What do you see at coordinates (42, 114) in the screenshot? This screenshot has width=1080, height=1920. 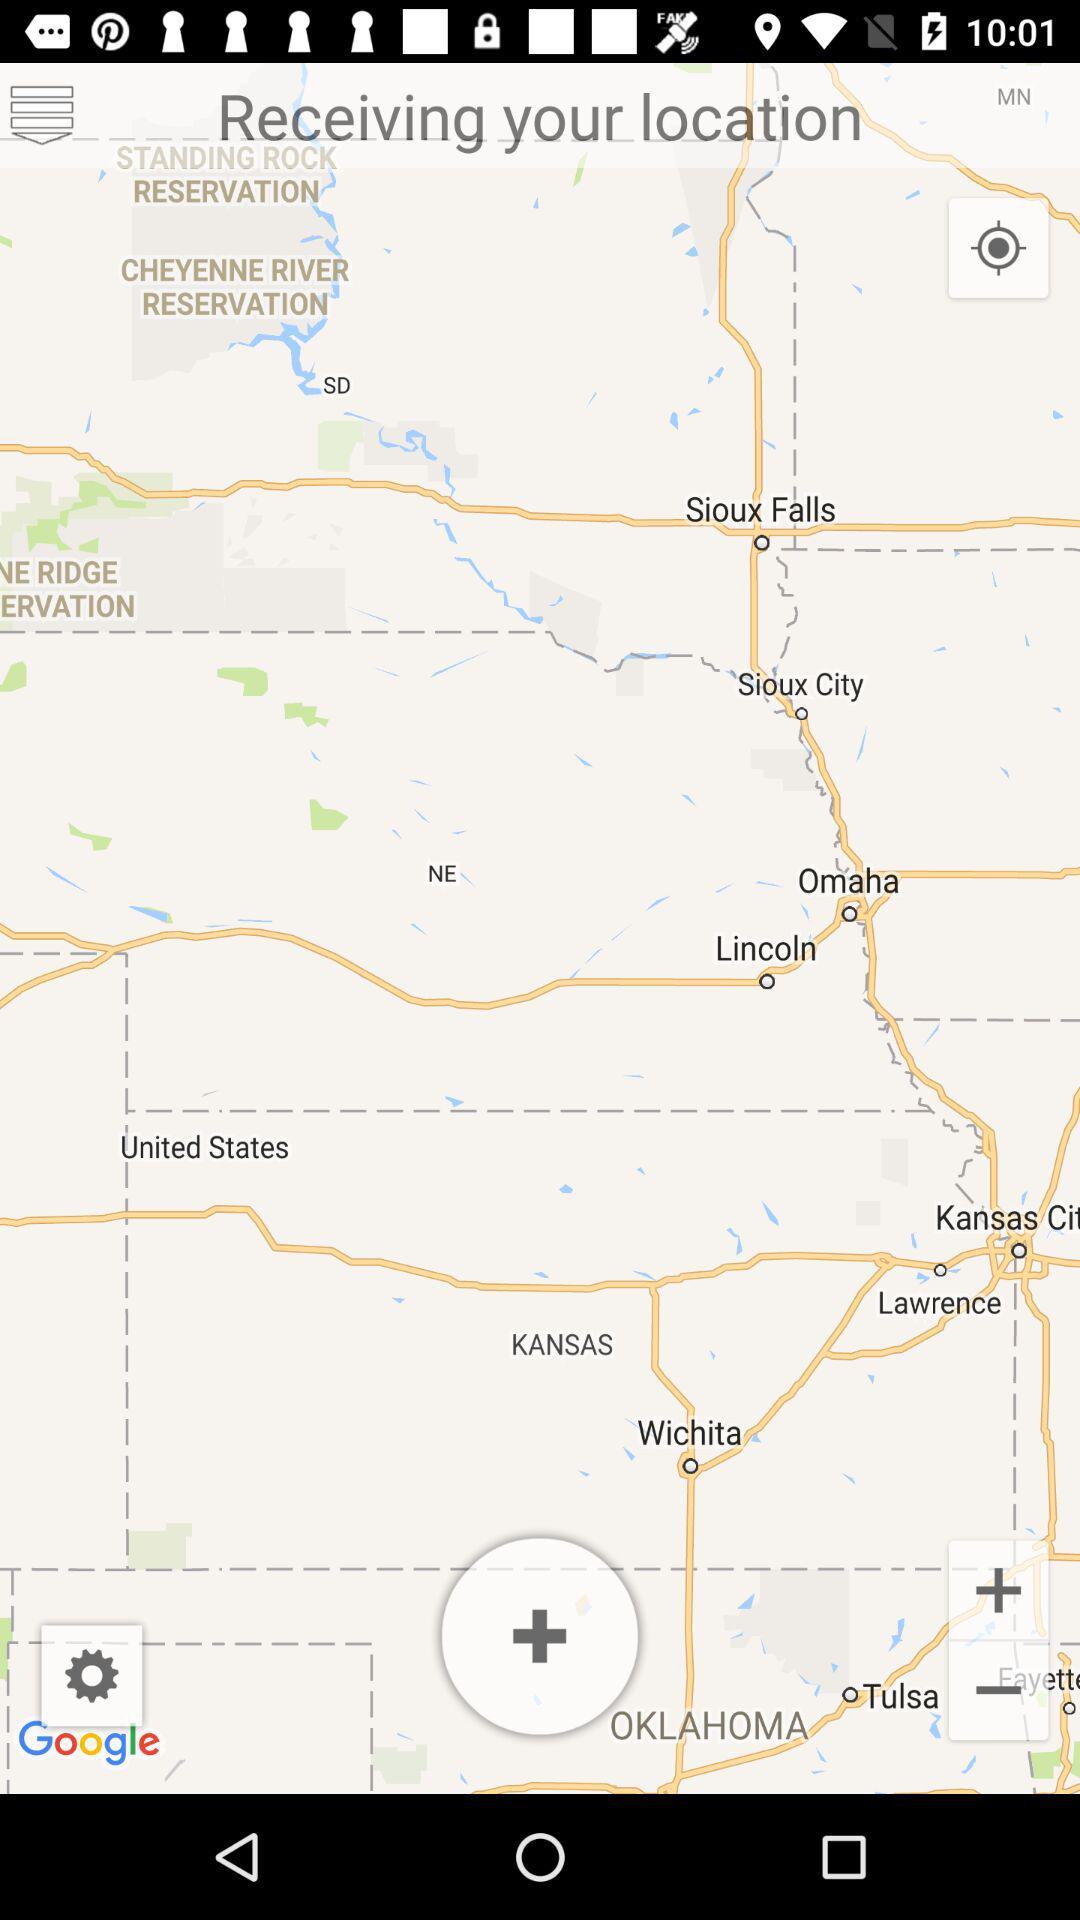 I see `item at the top left corner` at bounding box center [42, 114].